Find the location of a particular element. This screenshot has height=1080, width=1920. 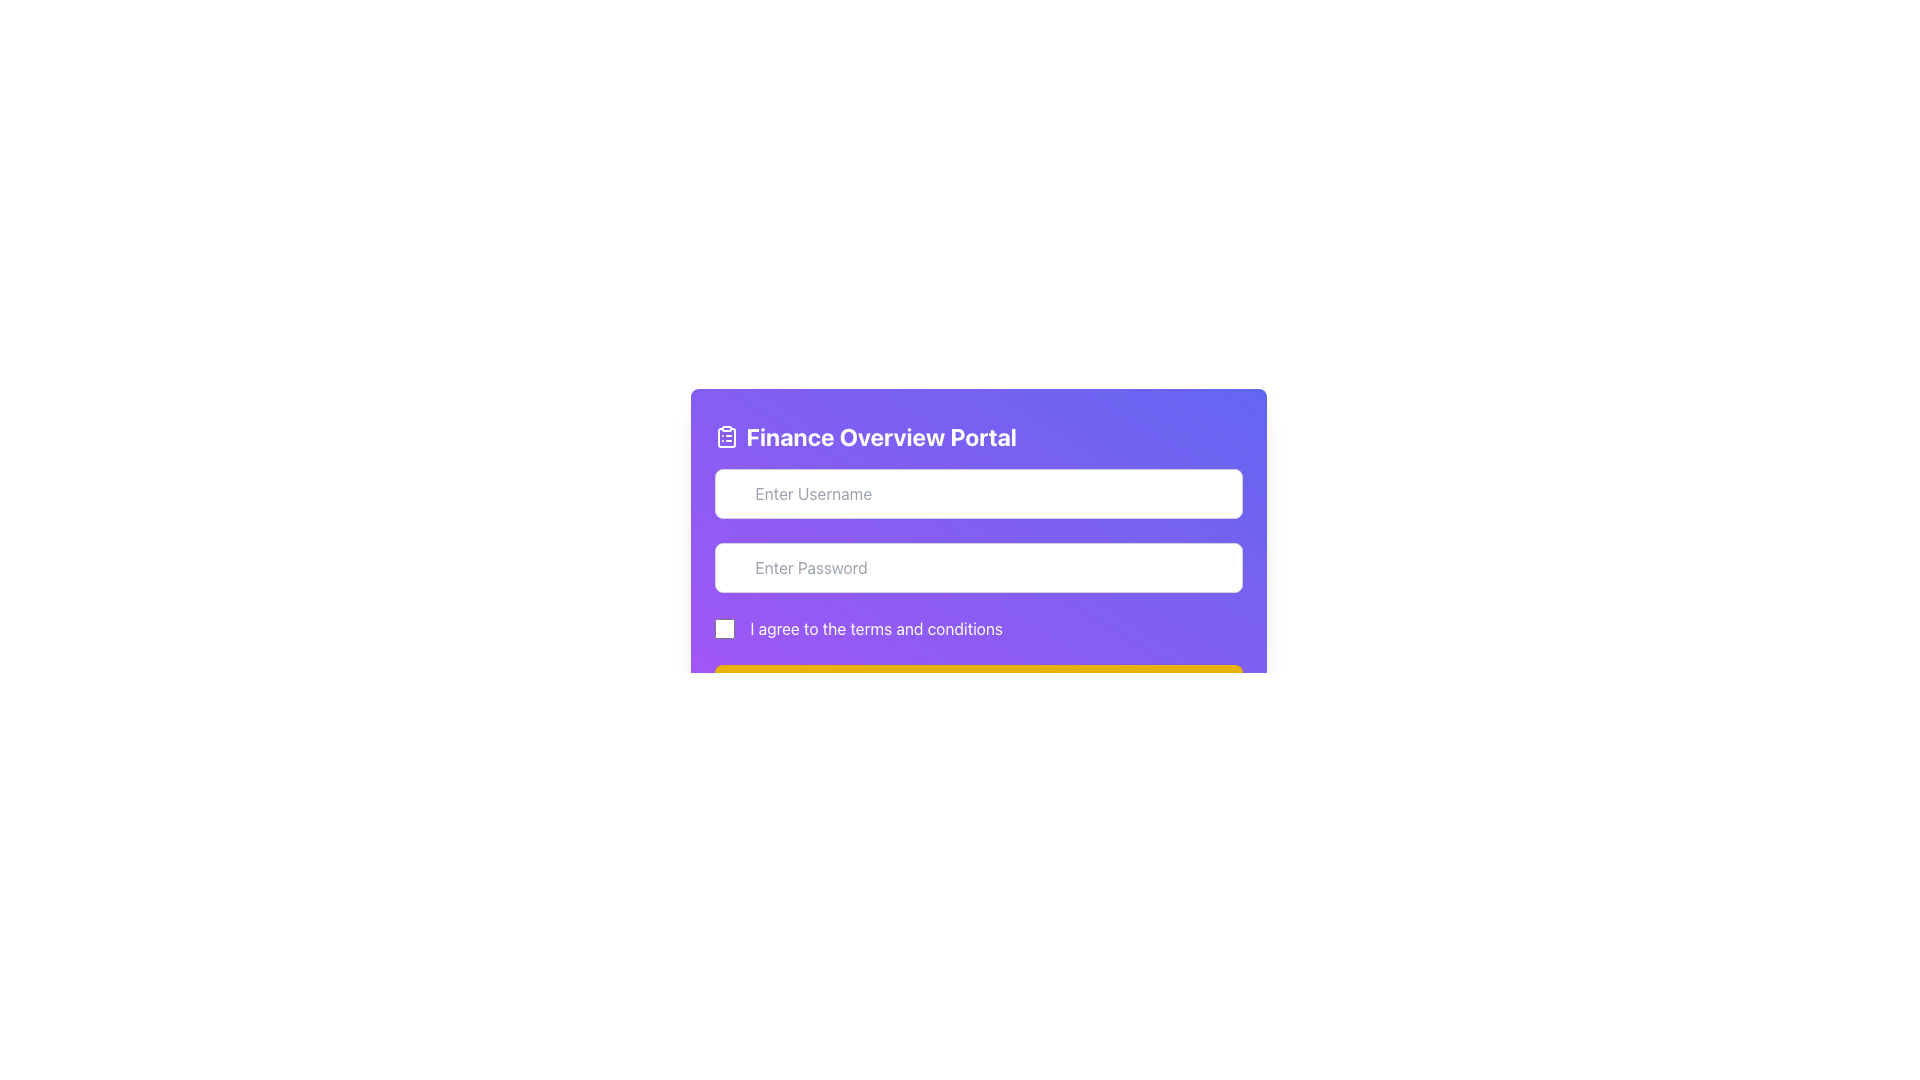

the clipboard icon styled in white with a bold outline, positioned at the far left of the 'Finance Overview Portal' title within a purple header is located at coordinates (725, 435).